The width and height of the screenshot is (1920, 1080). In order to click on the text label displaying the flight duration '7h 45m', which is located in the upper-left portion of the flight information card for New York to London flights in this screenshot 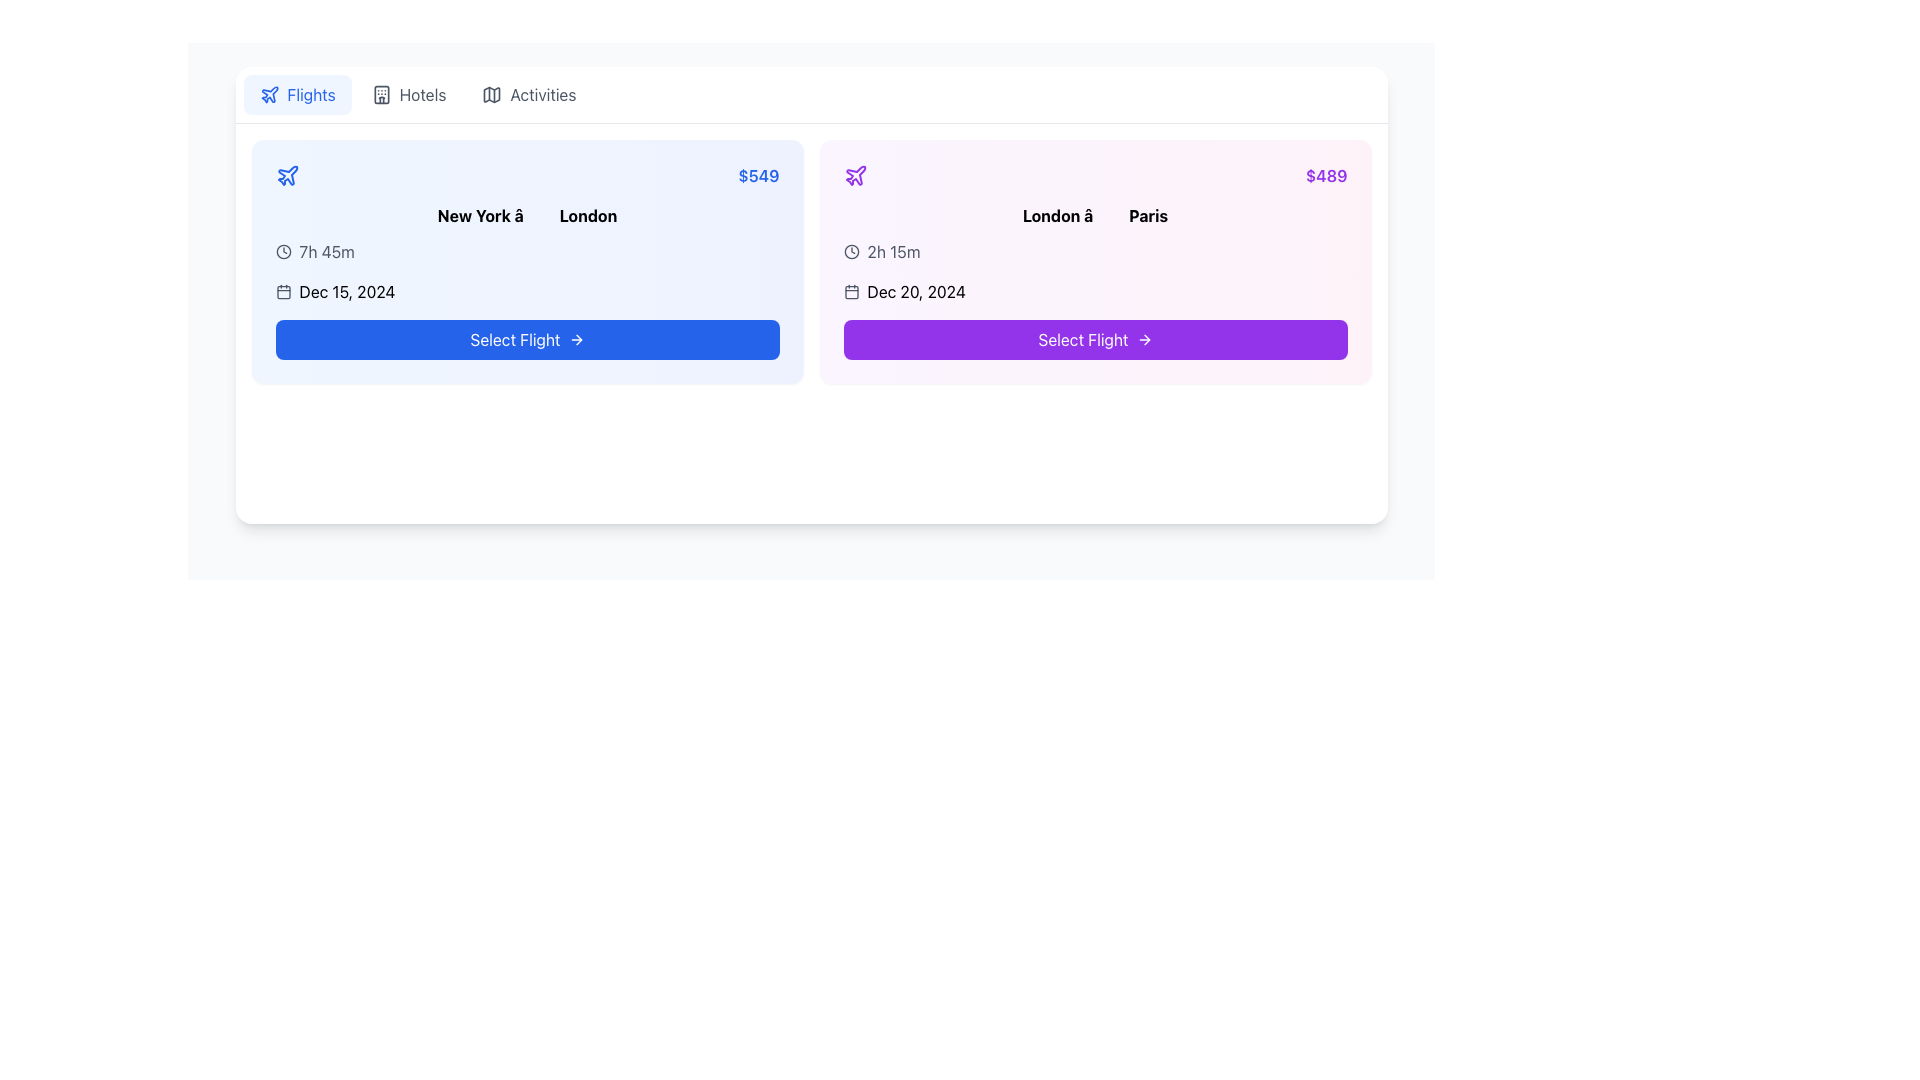, I will do `click(327, 250)`.